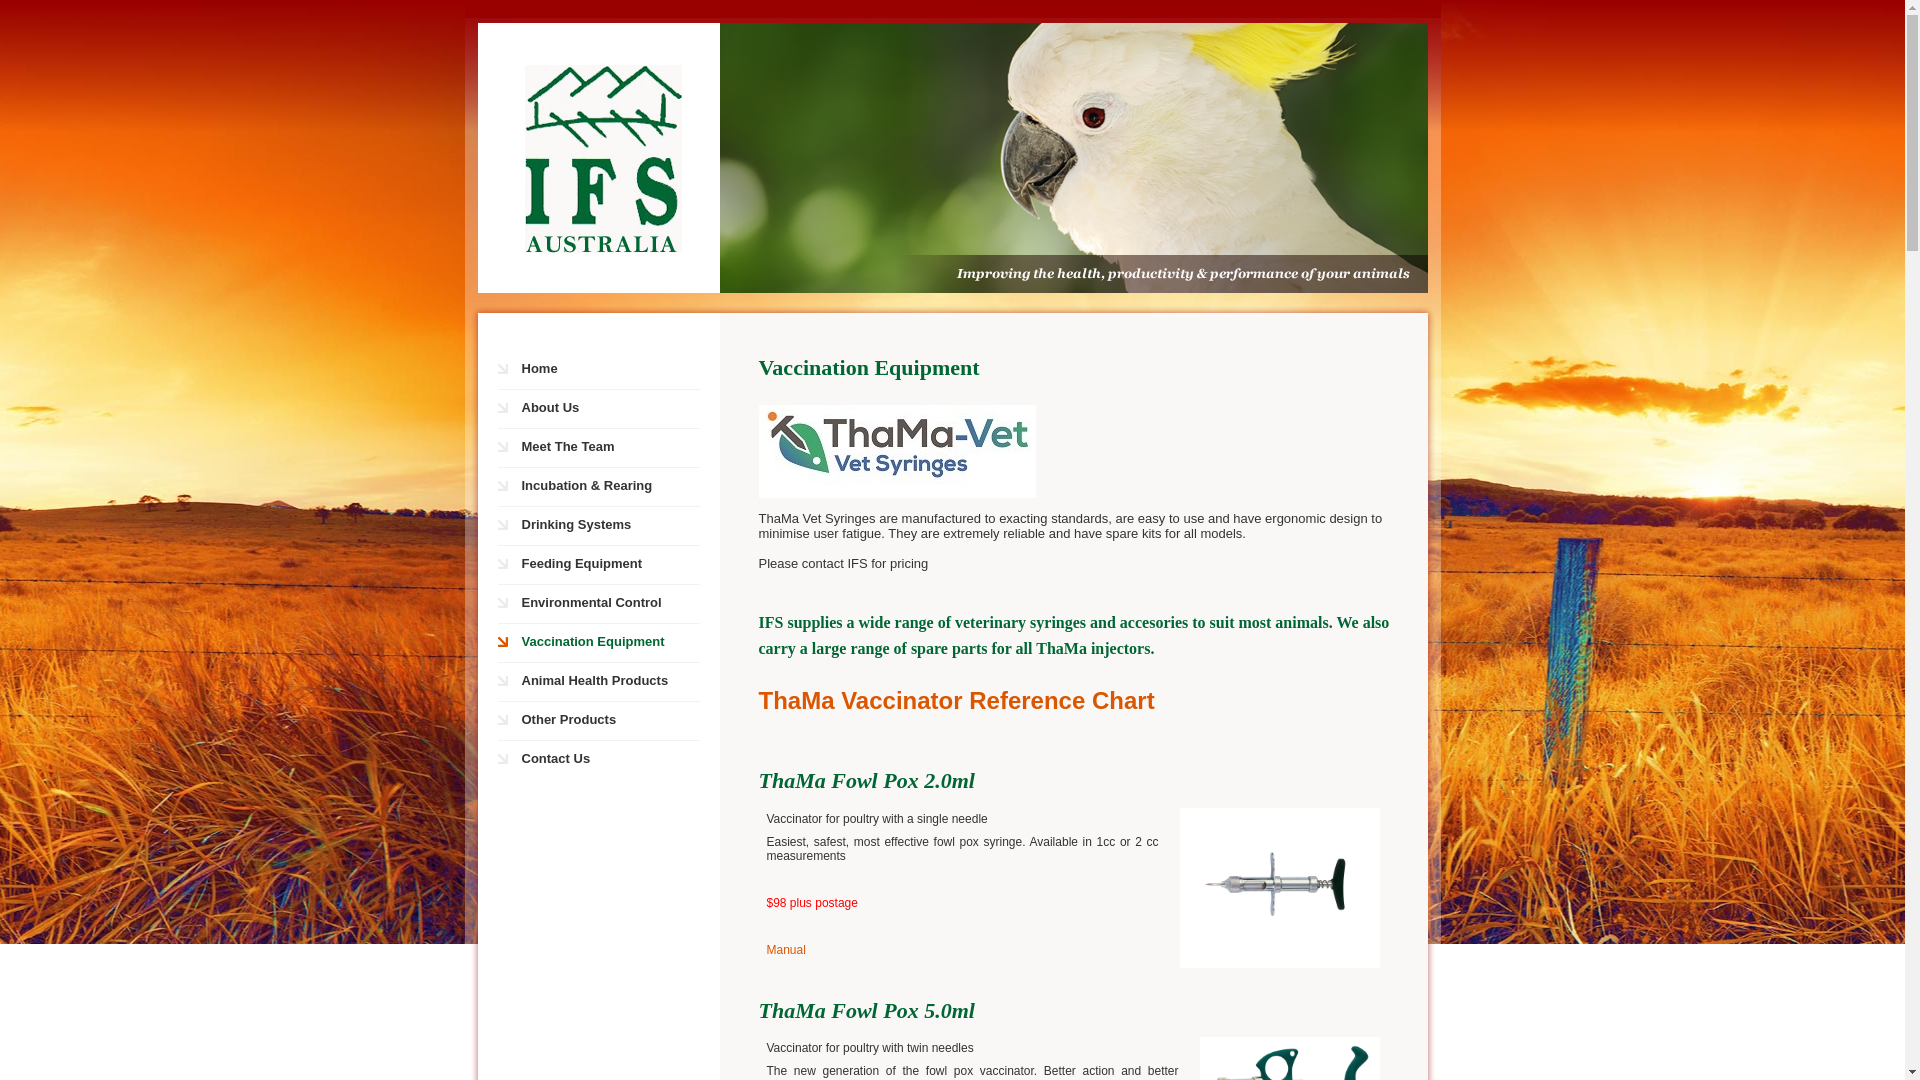 The image size is (1920, 1080). What do you see at coordinates (608, 603) in the screenshot?
I see `'Environmental Control'` at bounding box center [608, 603].